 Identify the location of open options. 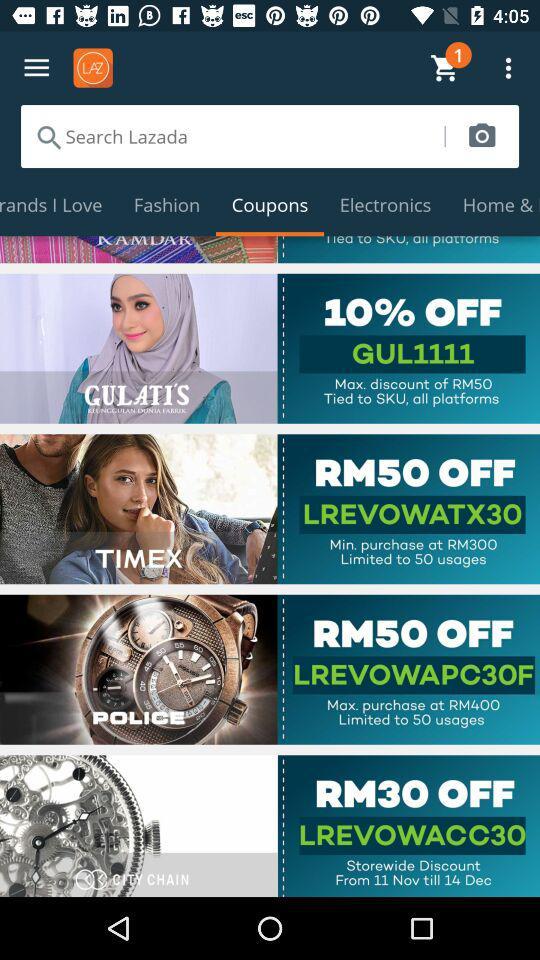
(36, 68).